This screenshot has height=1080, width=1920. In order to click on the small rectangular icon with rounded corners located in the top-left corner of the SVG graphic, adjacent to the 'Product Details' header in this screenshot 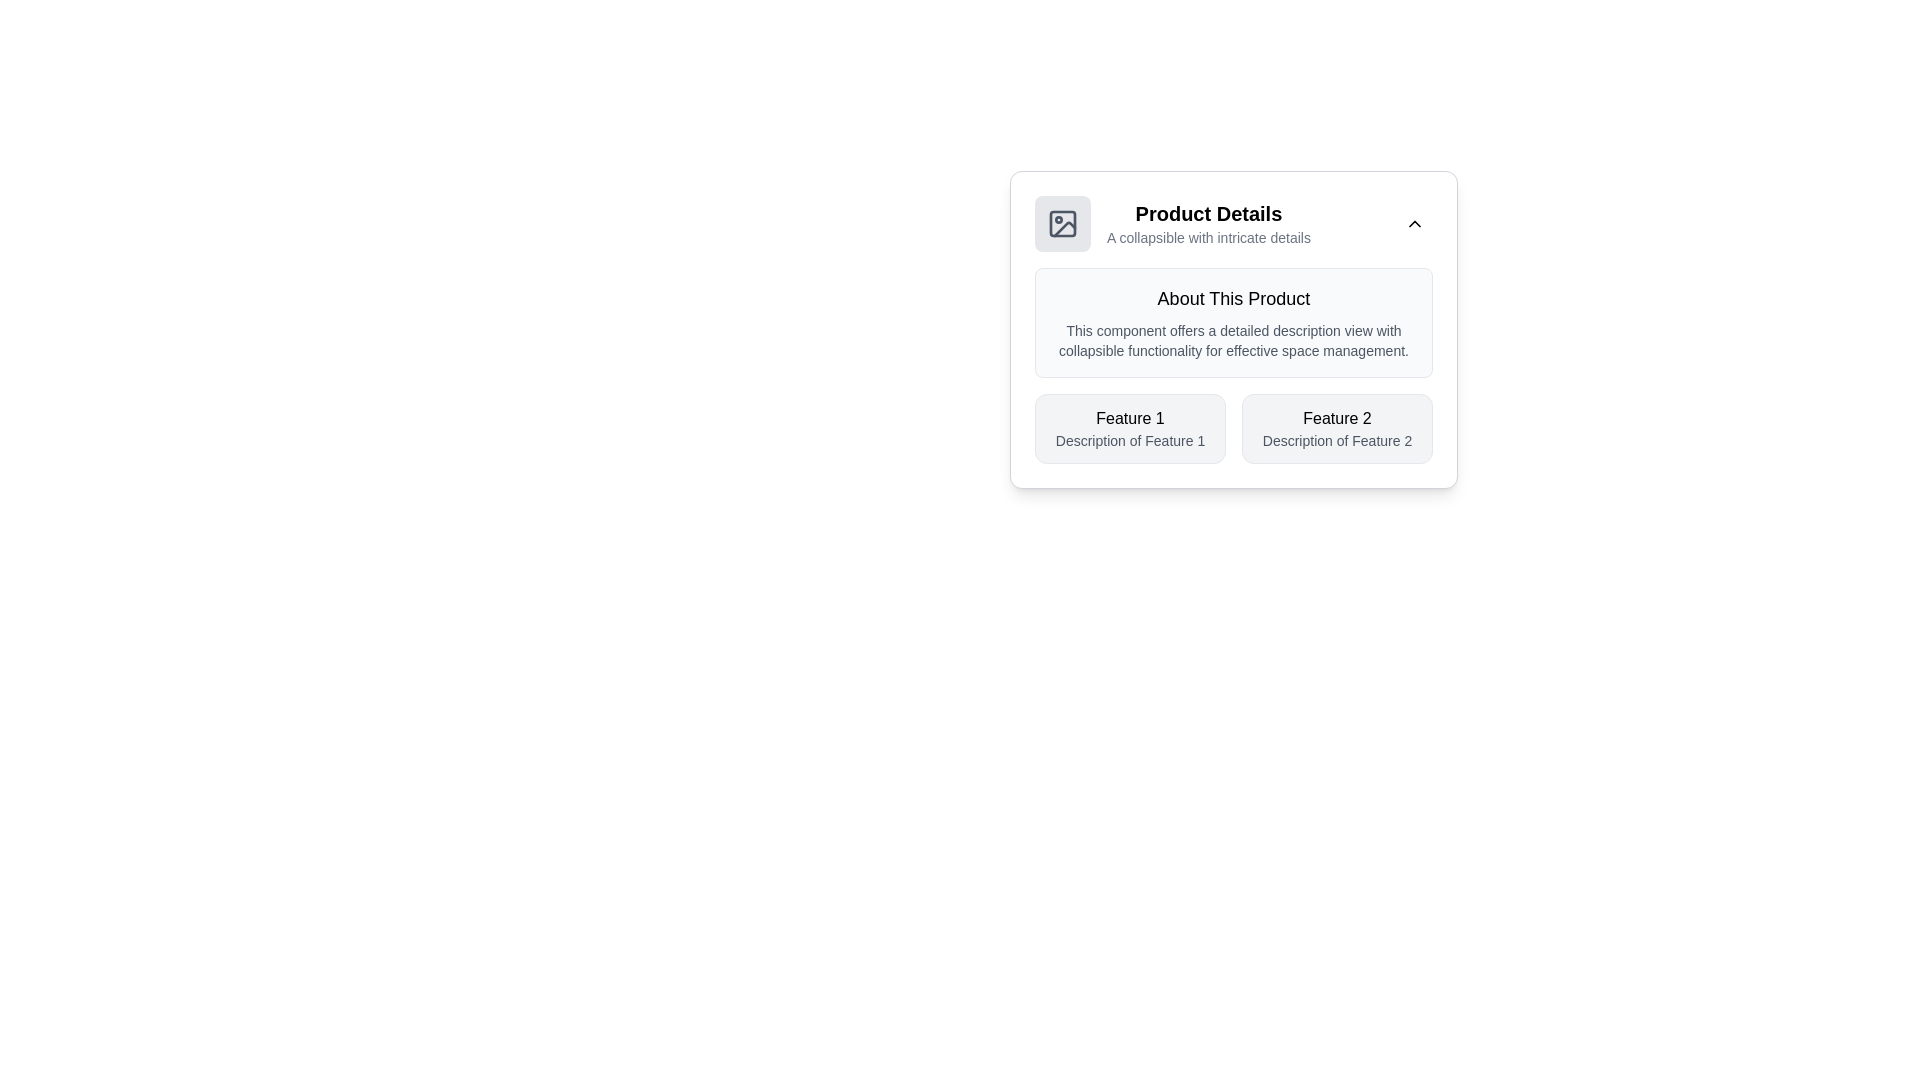, I will do `click(1061, 223)`.